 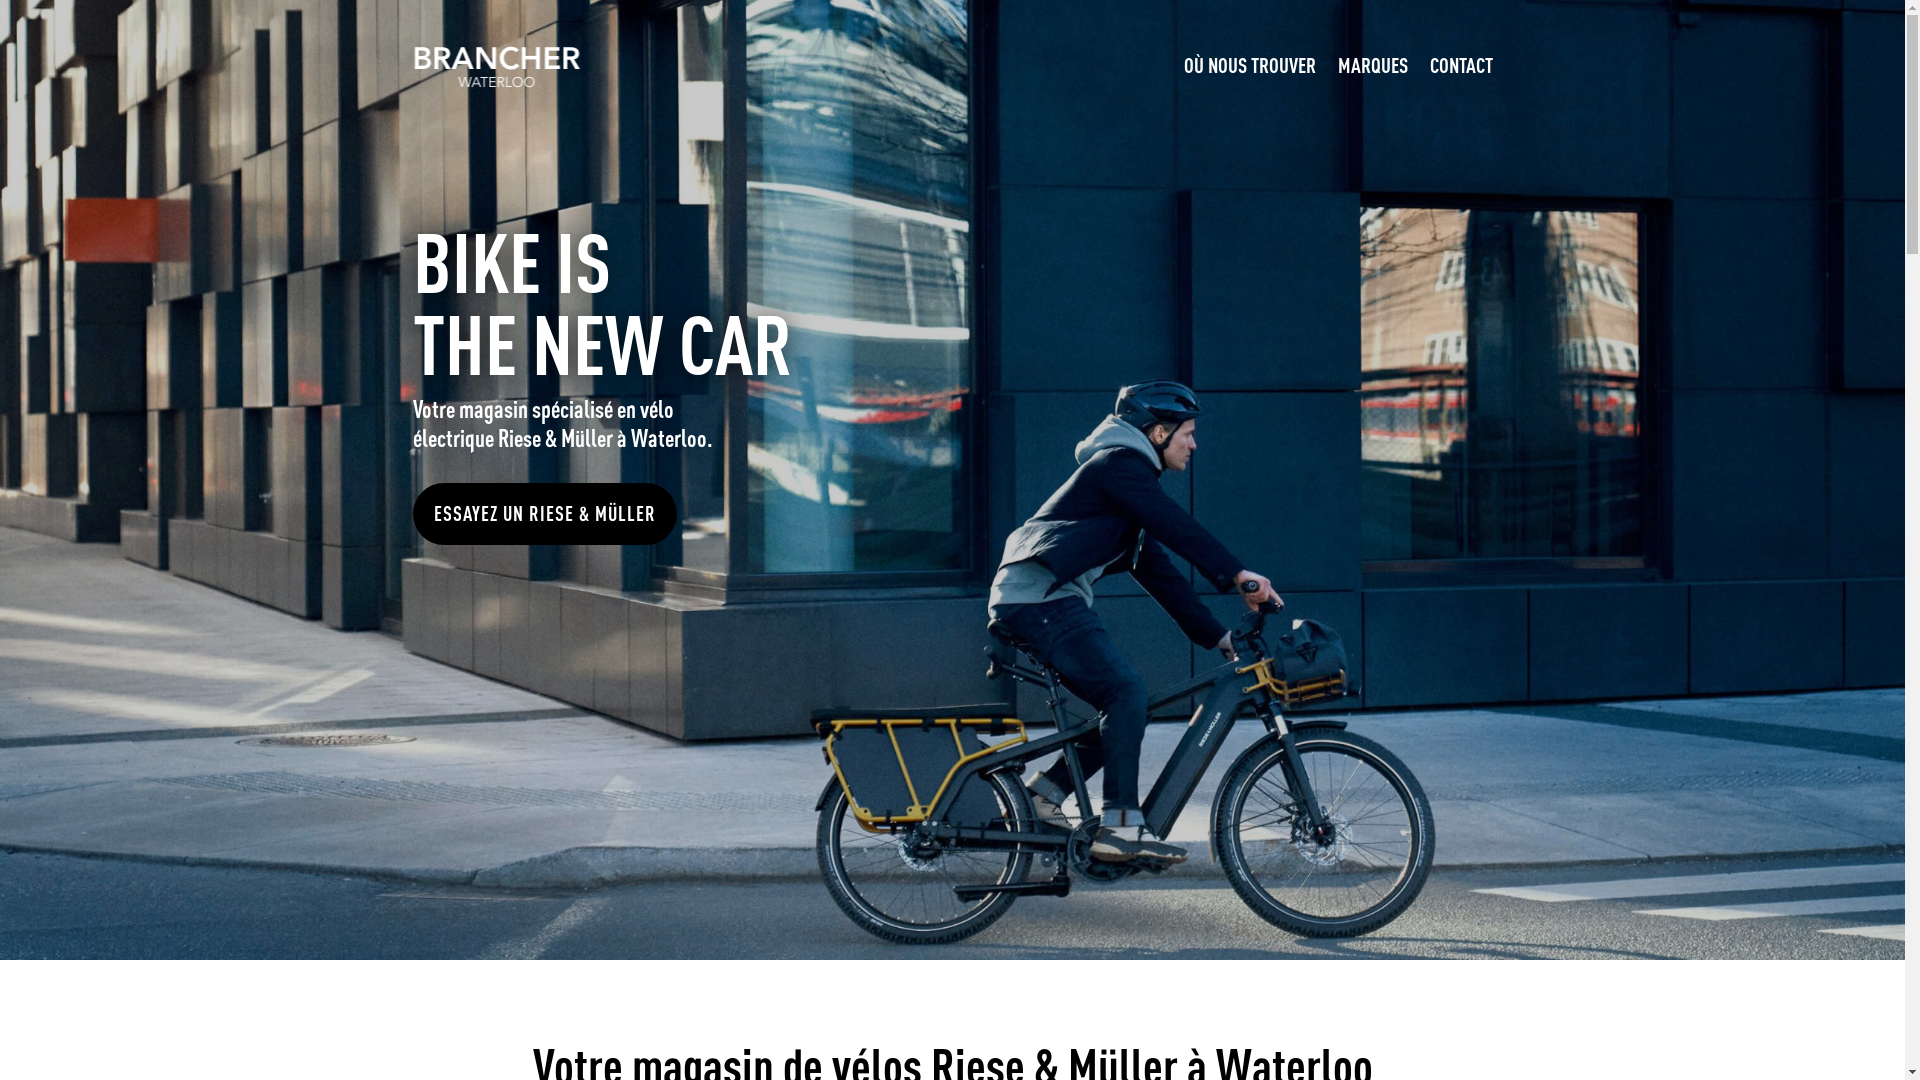 I want to click on 'CONTACT', so click(x=1429, y=64).